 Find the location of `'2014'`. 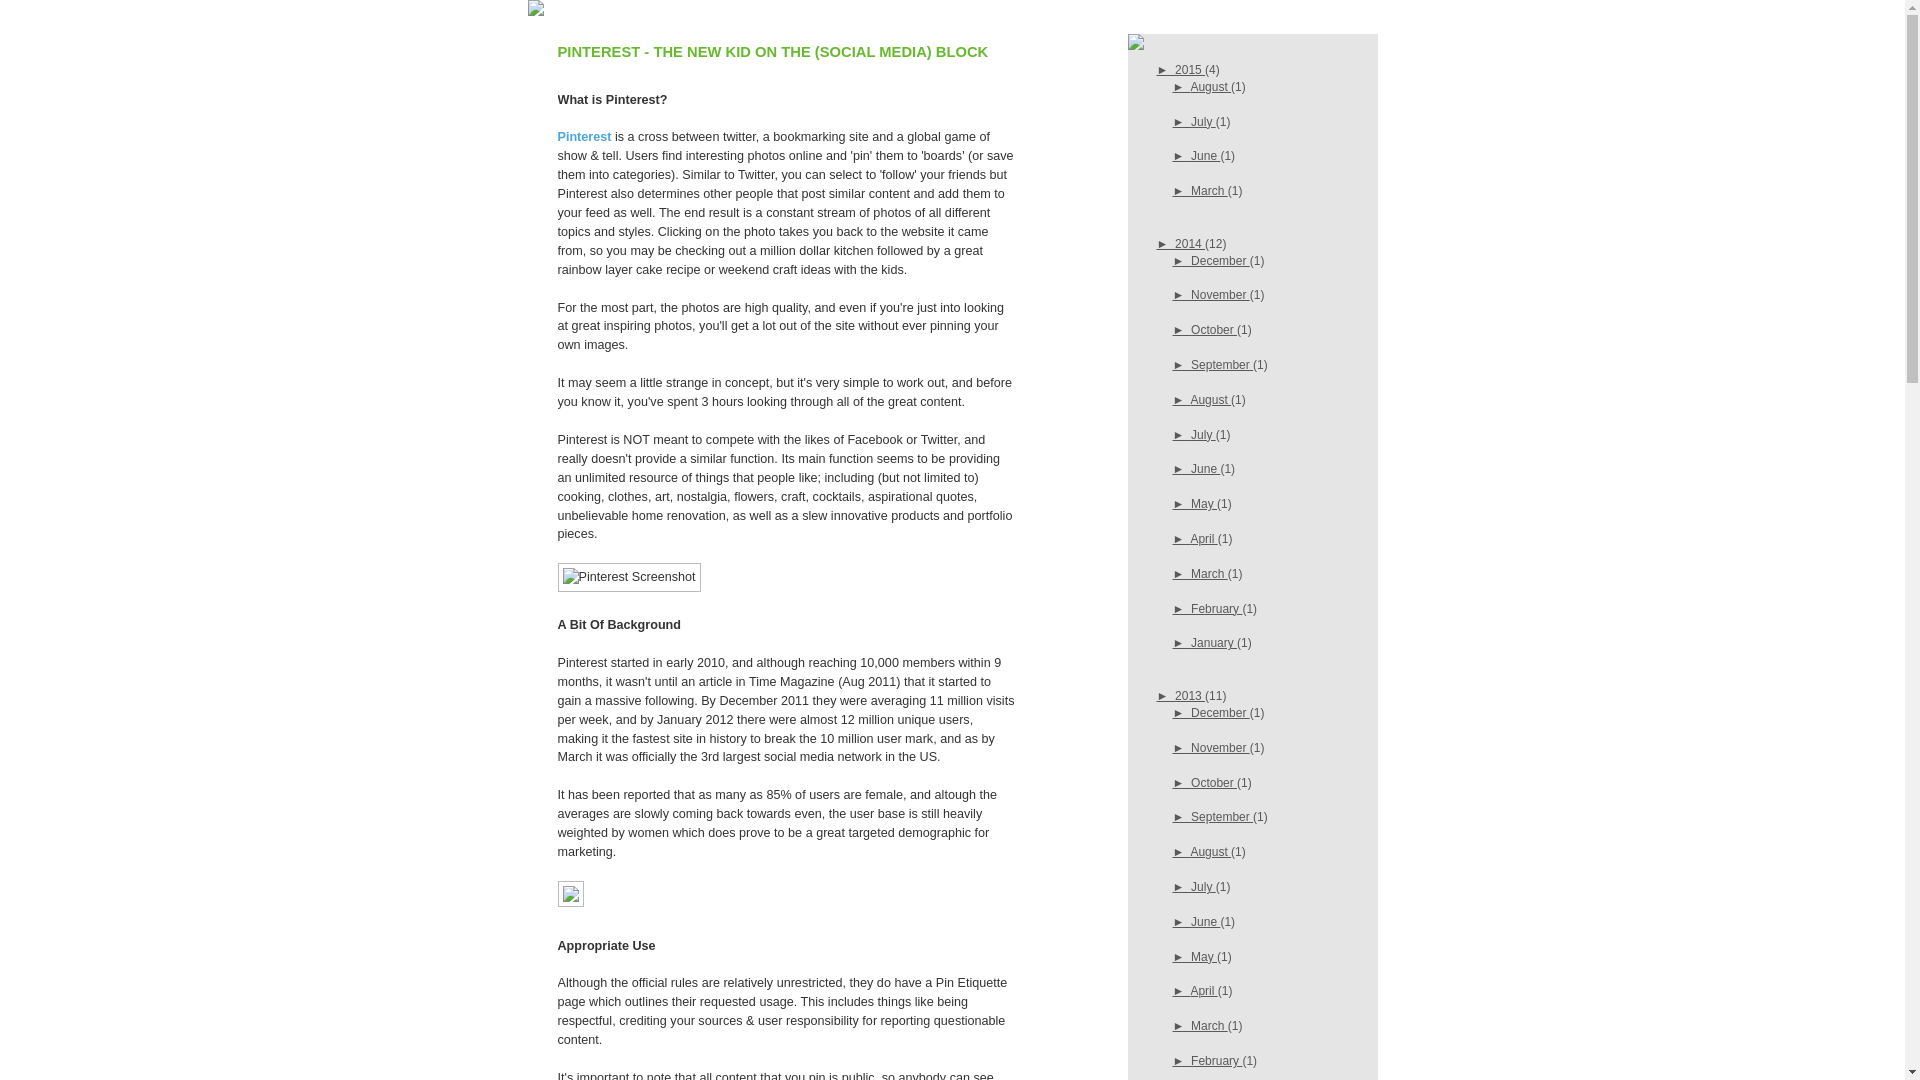

'2014' is located at coordinates (1190, 242).